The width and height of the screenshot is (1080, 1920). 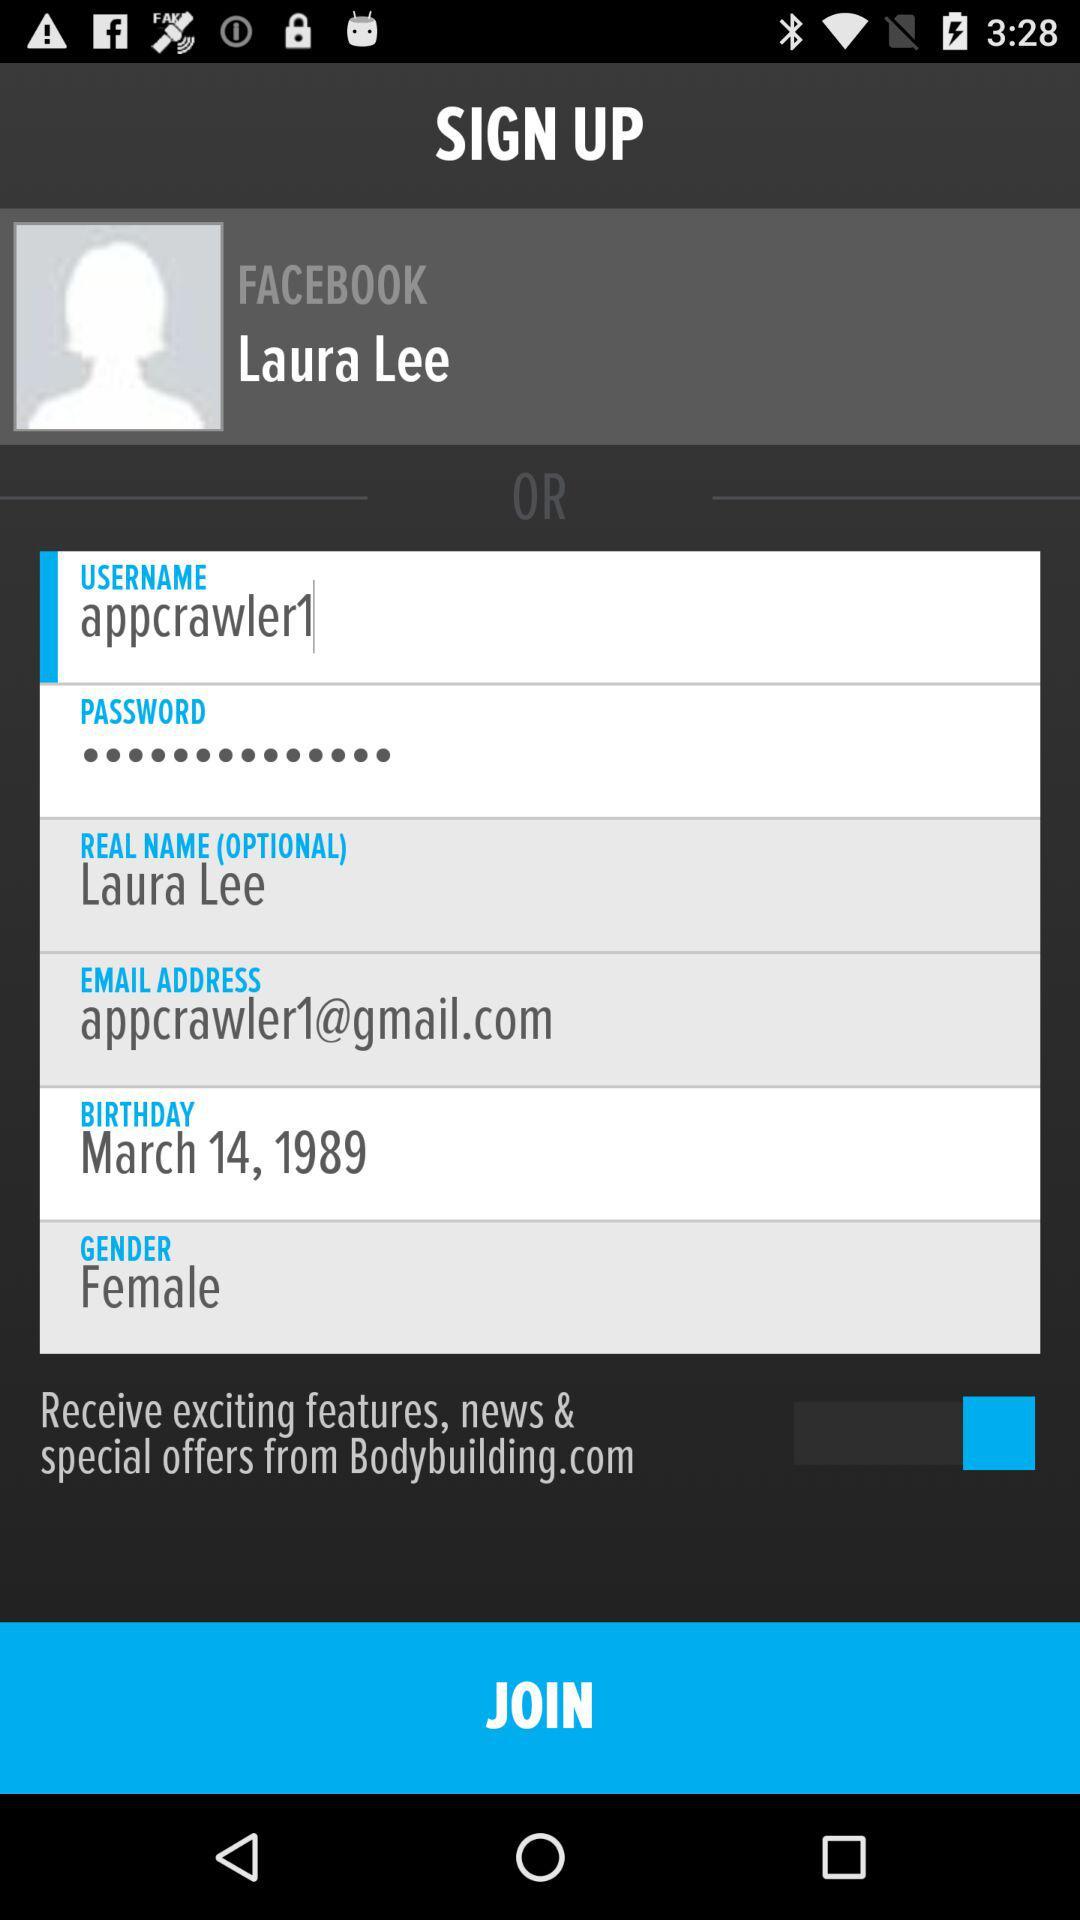 I want to click on the gender box, so click(x=540, y=1288).